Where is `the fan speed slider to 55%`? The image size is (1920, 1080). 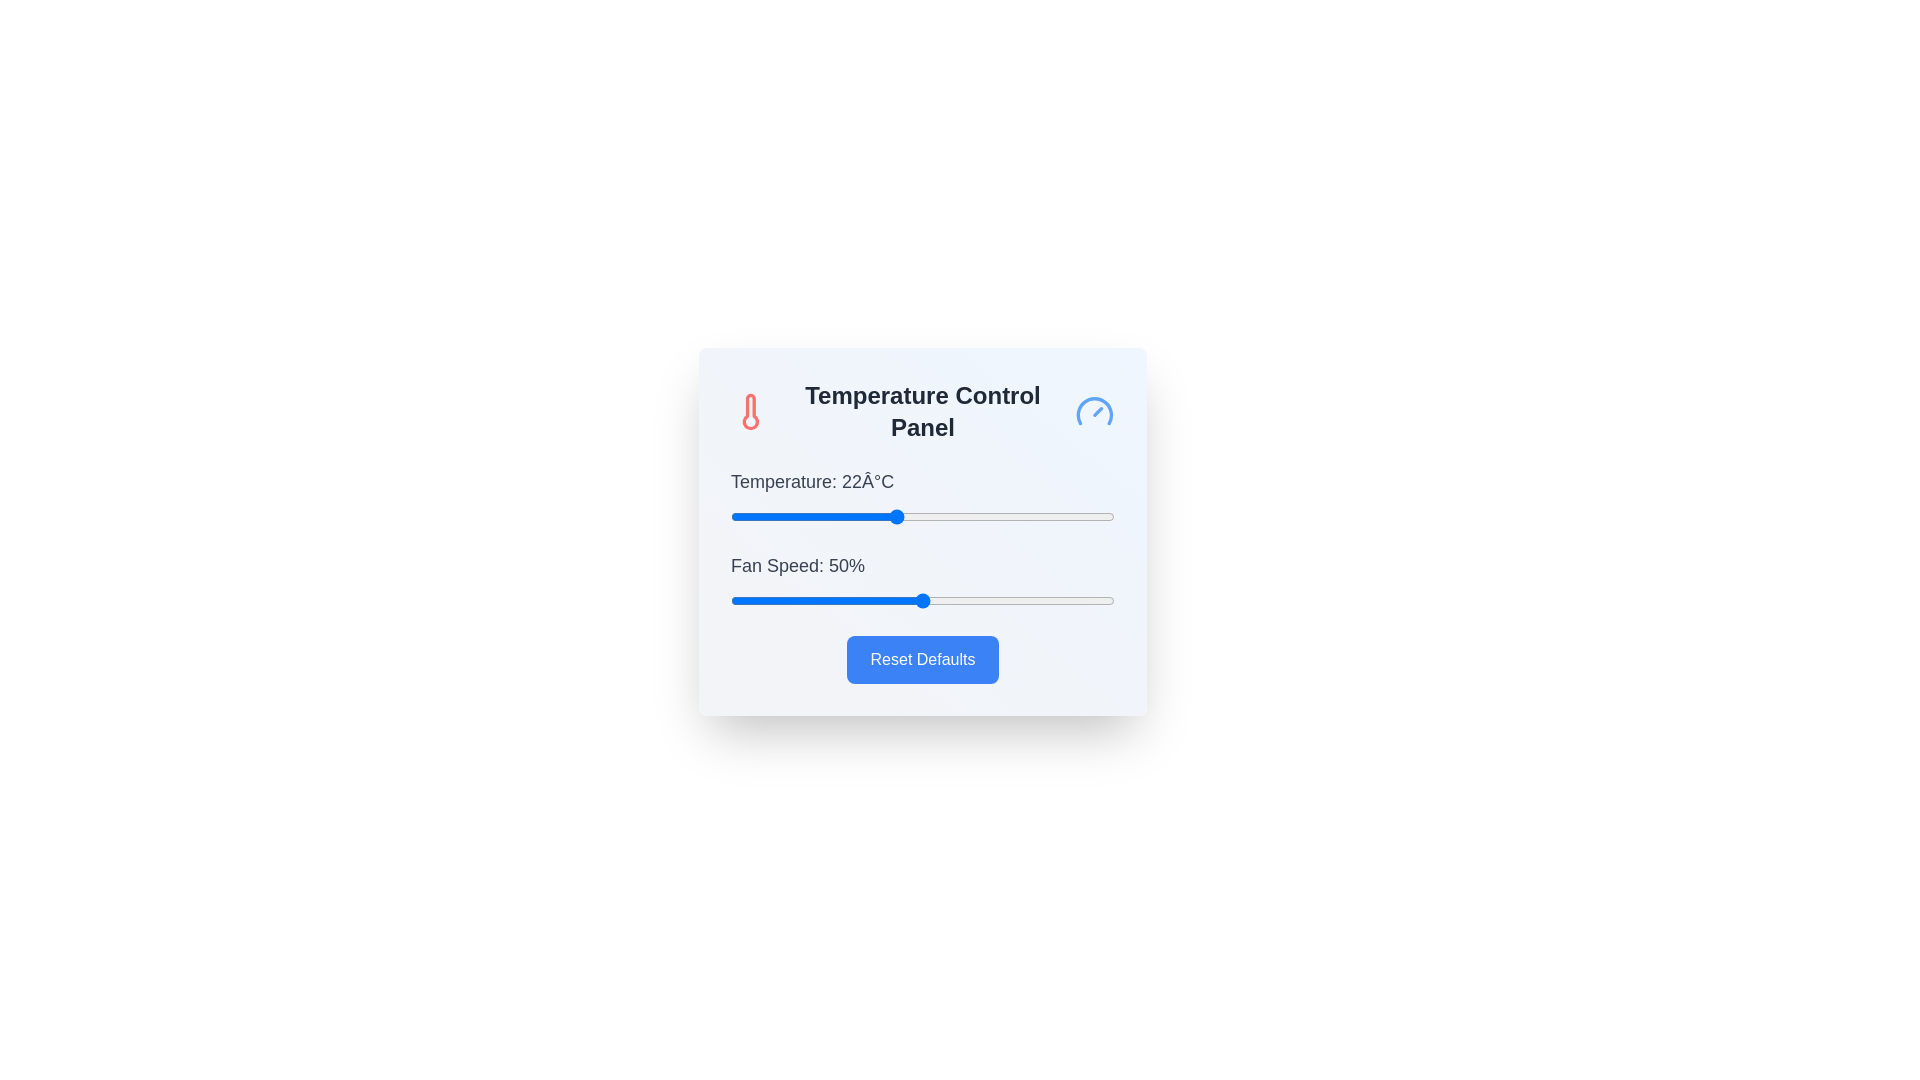
the fan speed slider to 55% is located at coordinates (941, 600).